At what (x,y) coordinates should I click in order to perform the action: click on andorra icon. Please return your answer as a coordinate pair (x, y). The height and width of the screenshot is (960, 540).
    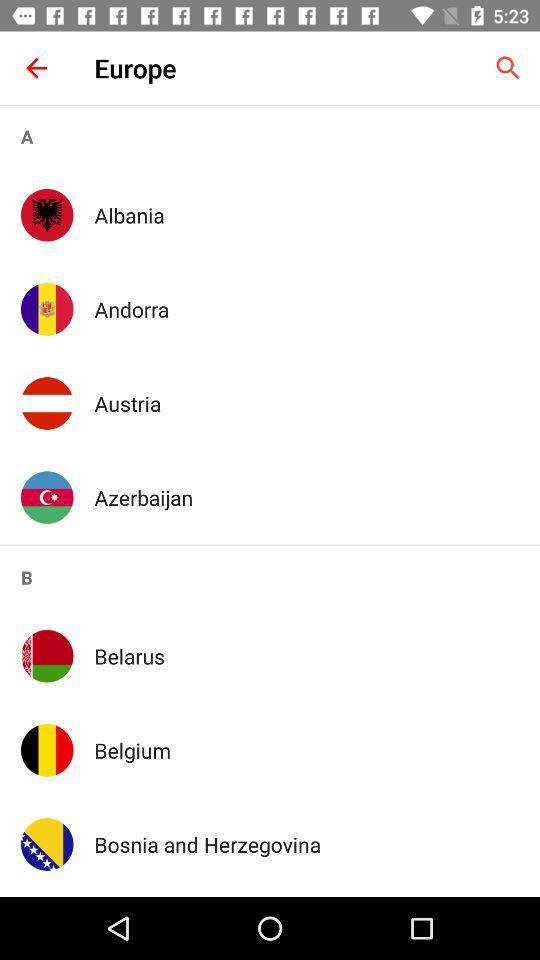
    Looking at the image, I should click on (306, 309).